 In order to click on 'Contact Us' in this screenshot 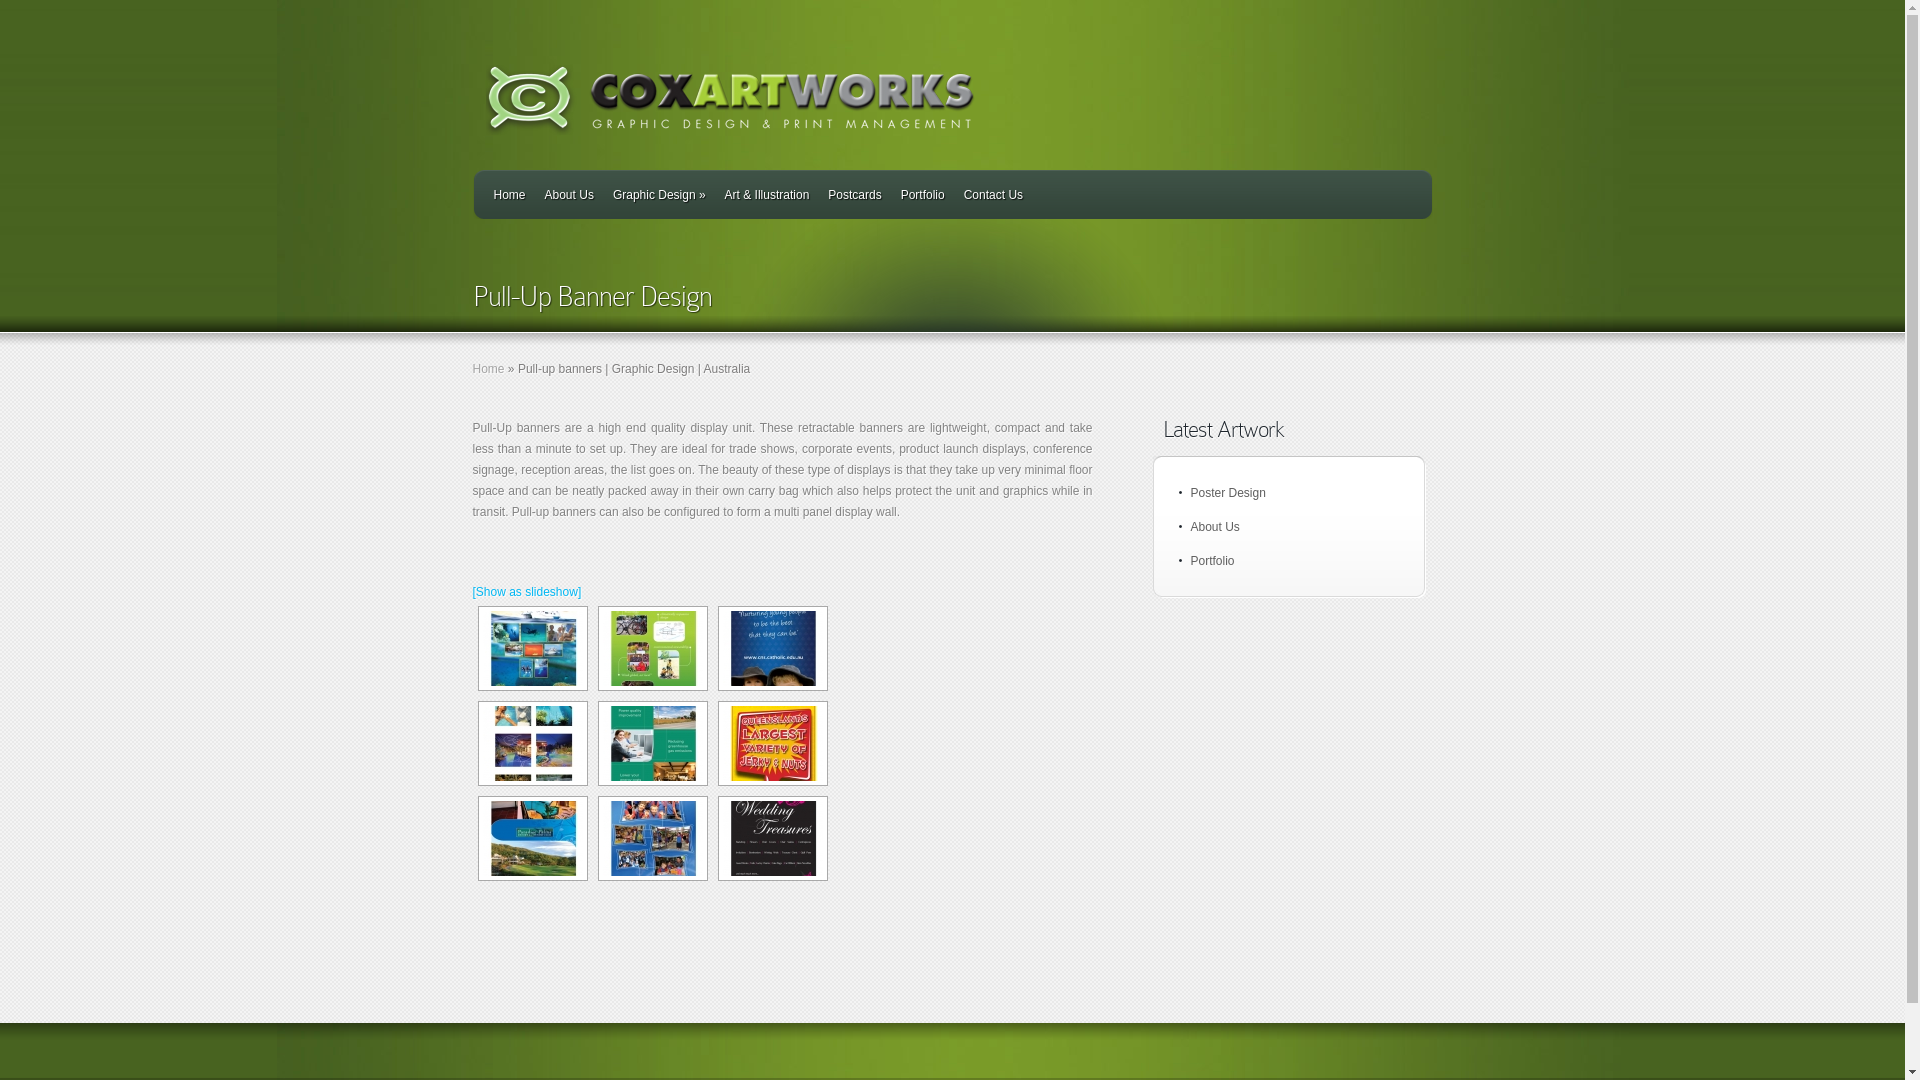, I will do `click(993, 195)`.